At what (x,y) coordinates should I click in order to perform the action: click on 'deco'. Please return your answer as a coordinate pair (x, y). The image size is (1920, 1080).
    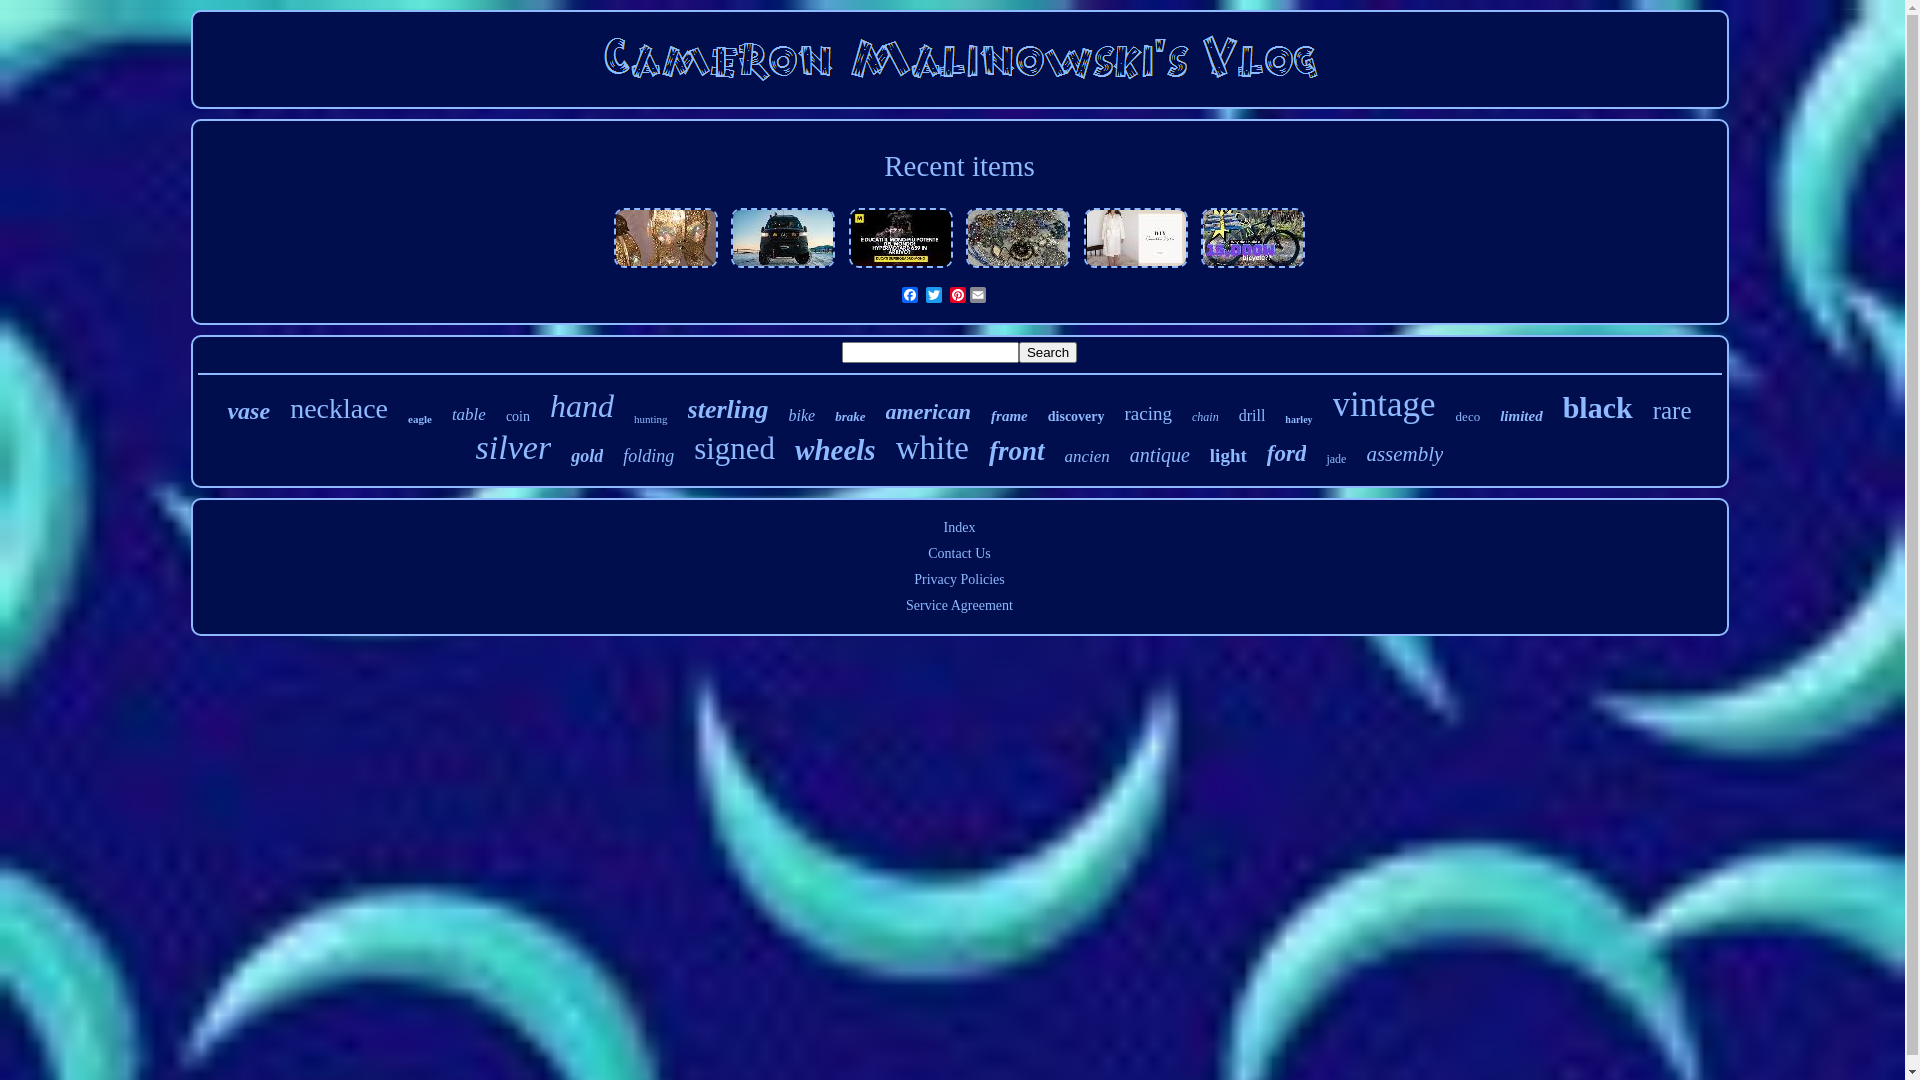
    Looking at the image, I should click on (1455, 415).